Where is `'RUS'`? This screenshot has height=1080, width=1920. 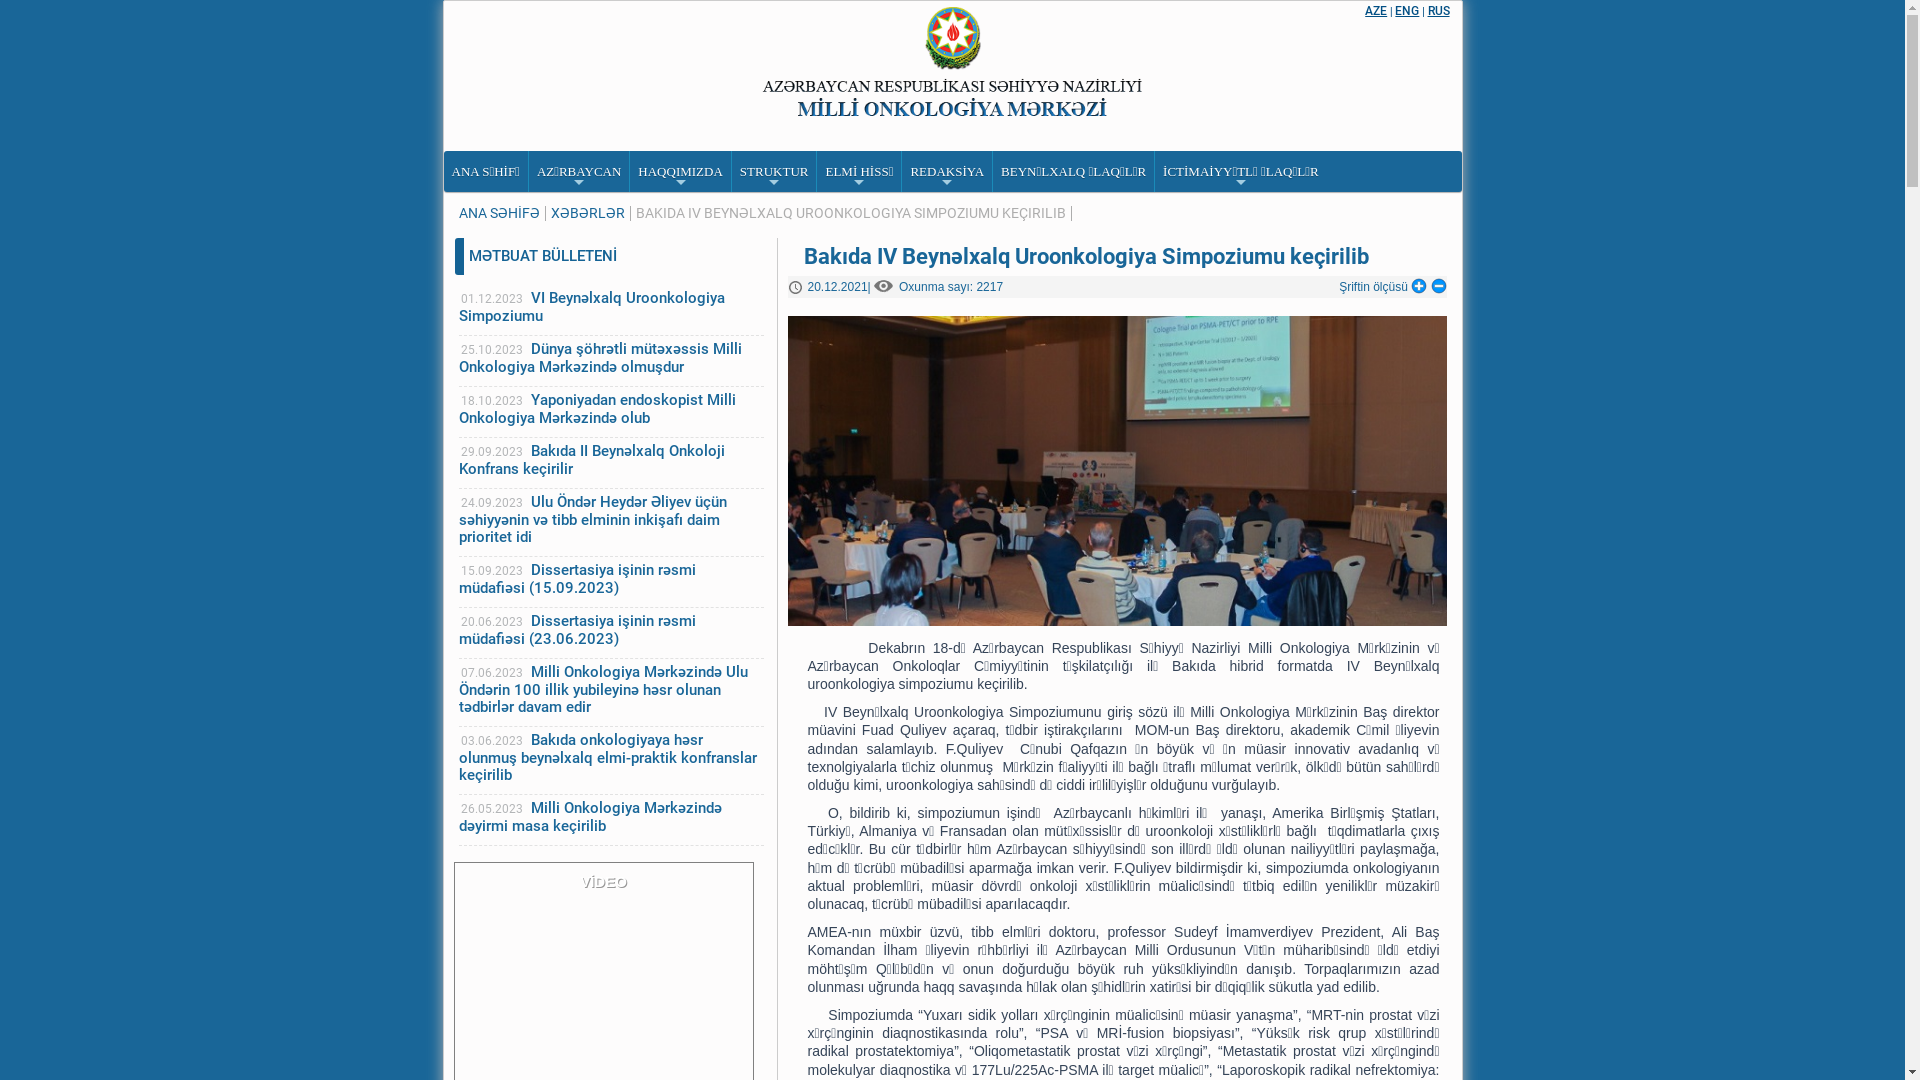
'RUS' is located at coordinates (1438, 11).